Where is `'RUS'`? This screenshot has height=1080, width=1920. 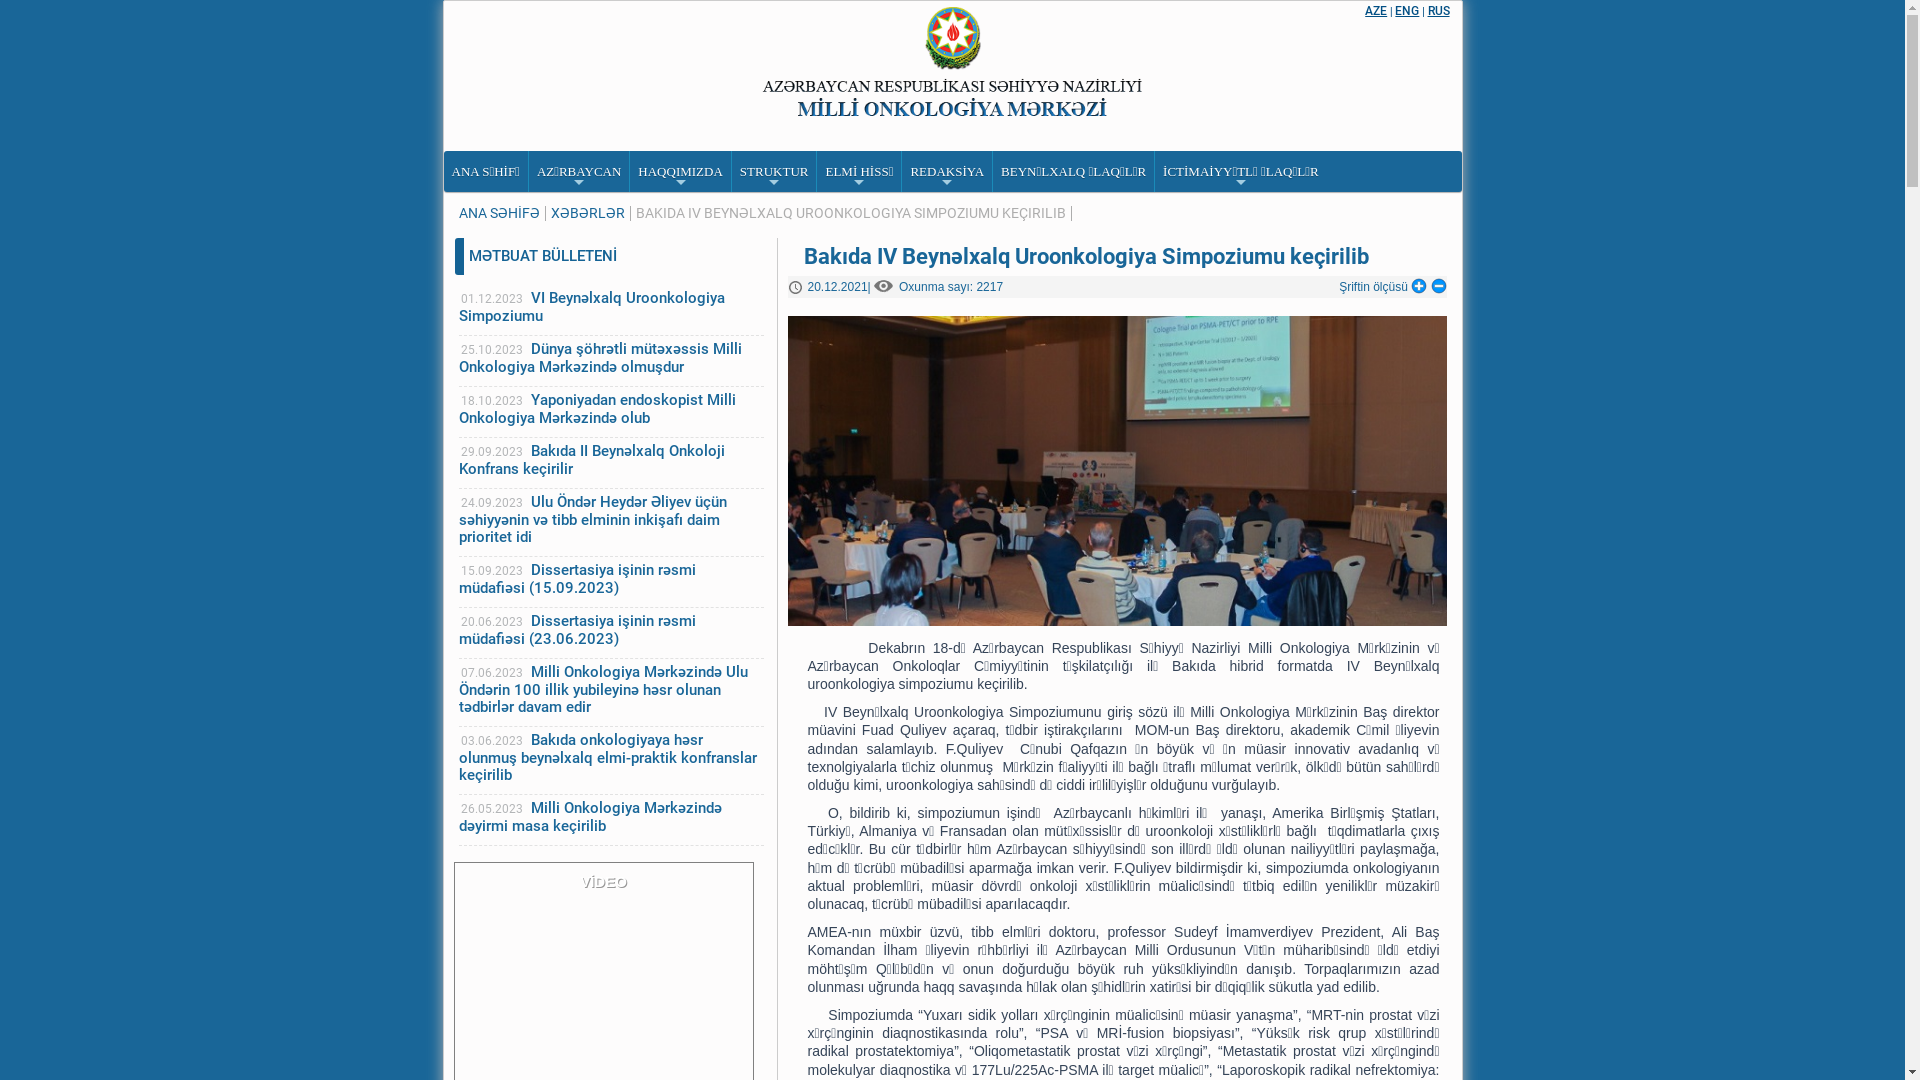
'RUS' is located at coordinates (1438, 11).